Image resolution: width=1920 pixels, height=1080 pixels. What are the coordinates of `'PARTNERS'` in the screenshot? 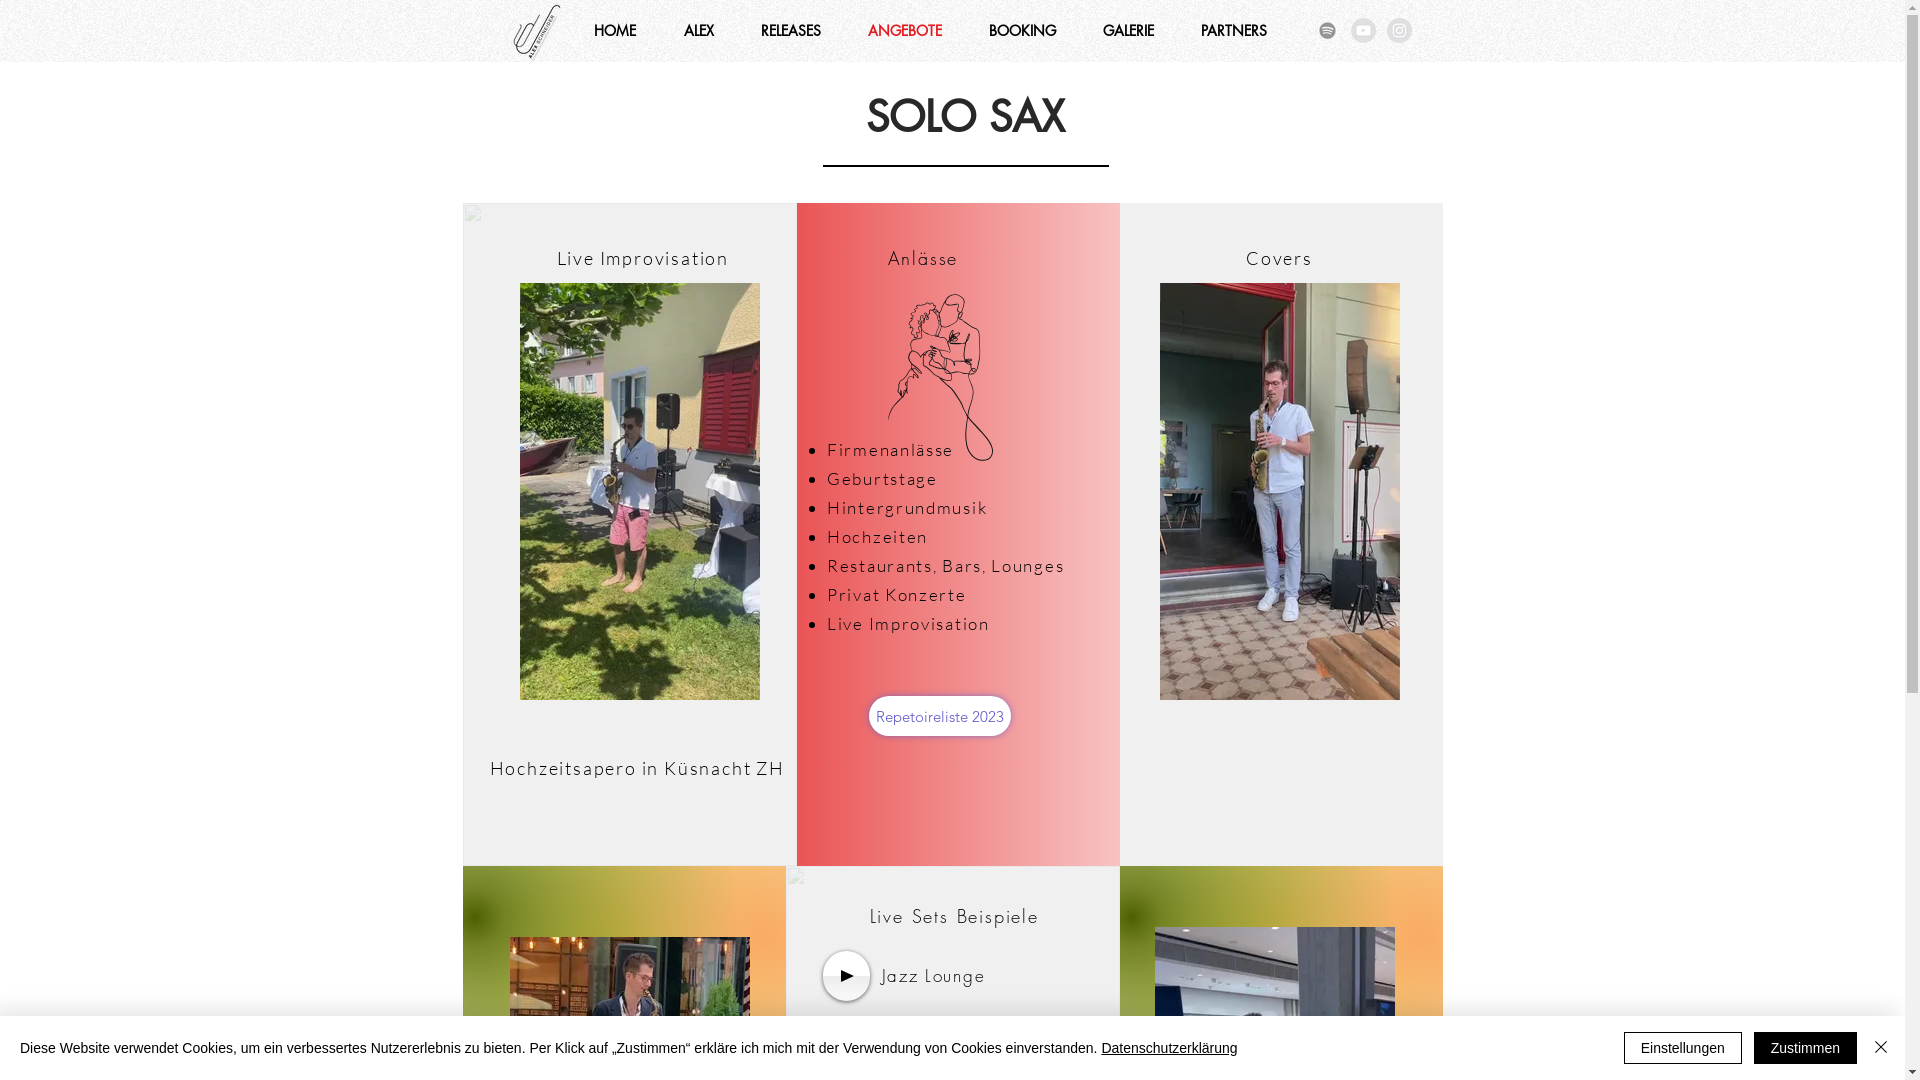 It's located at (1233, 30).